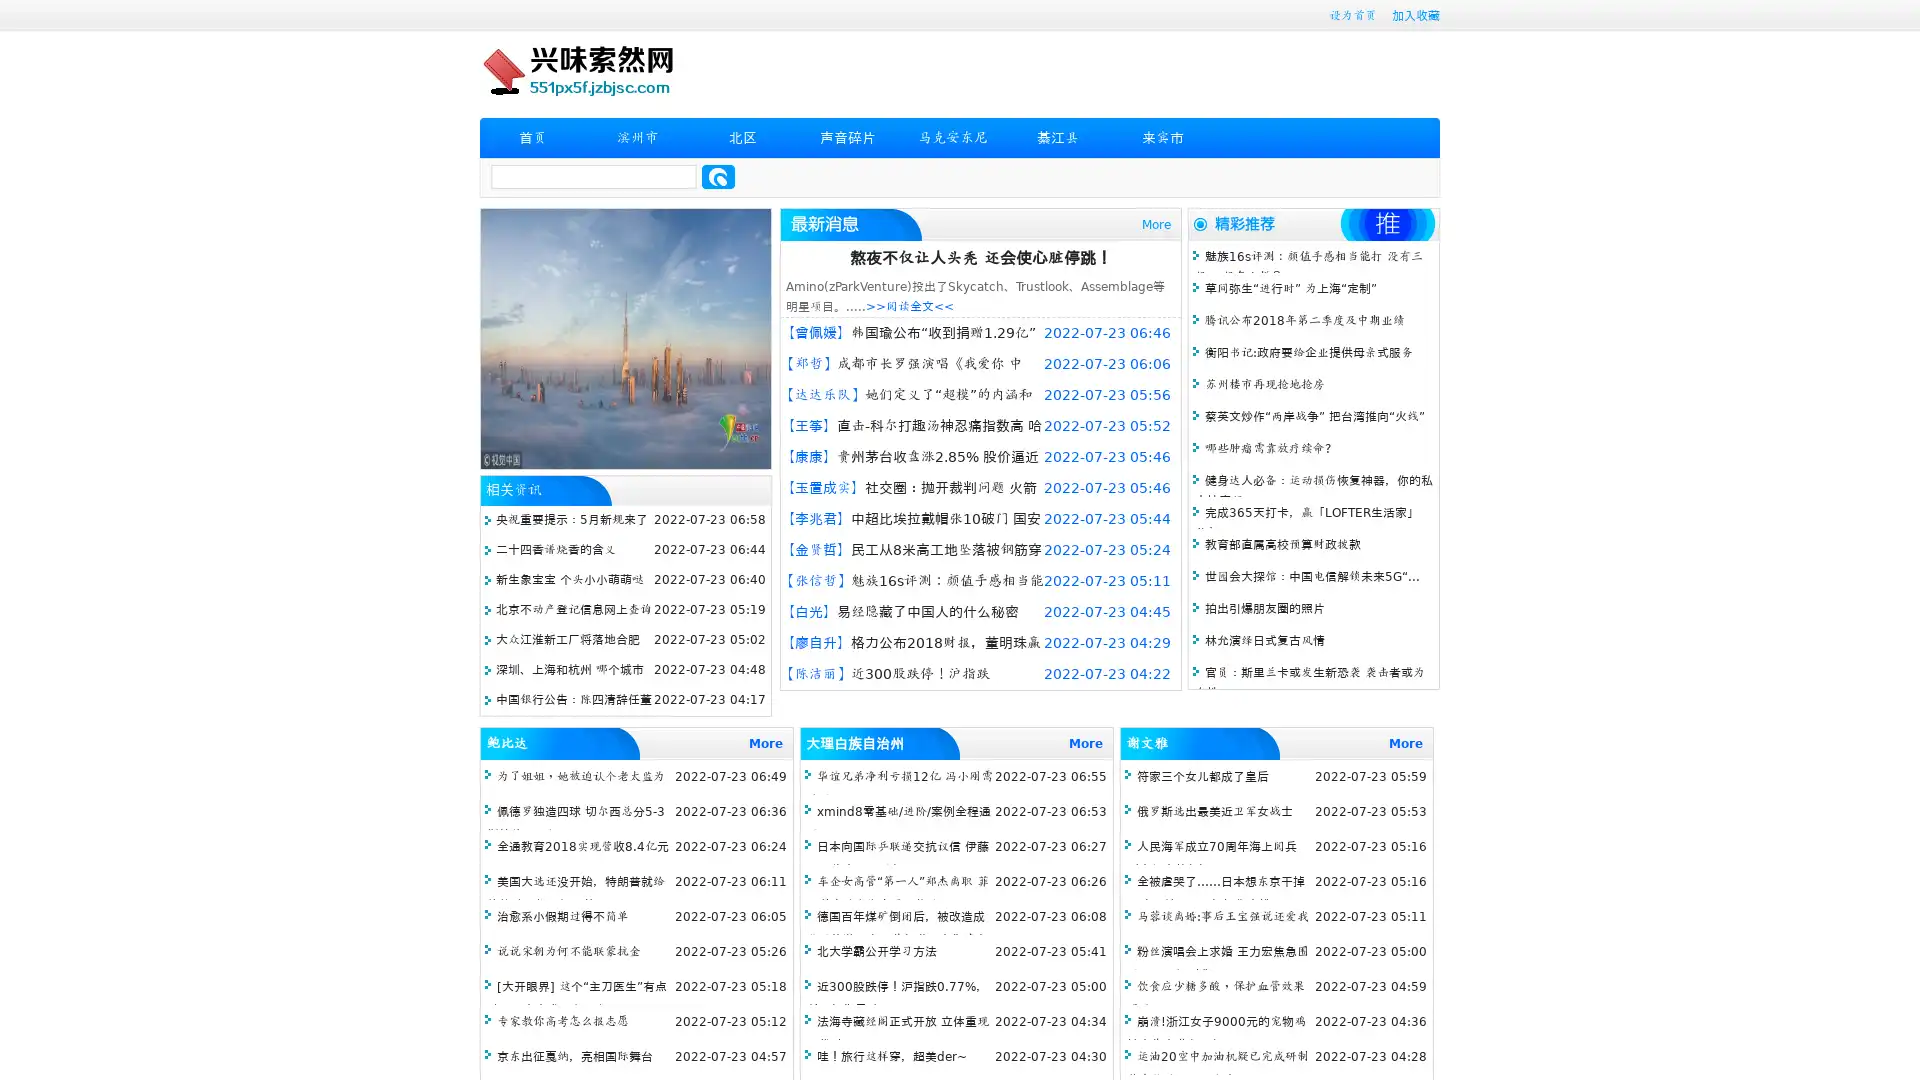 The width and height of the screenshot is (1920, 1080). Describe the element at coordinates (718, 176) in the screenshot. I see `Search` at that location.